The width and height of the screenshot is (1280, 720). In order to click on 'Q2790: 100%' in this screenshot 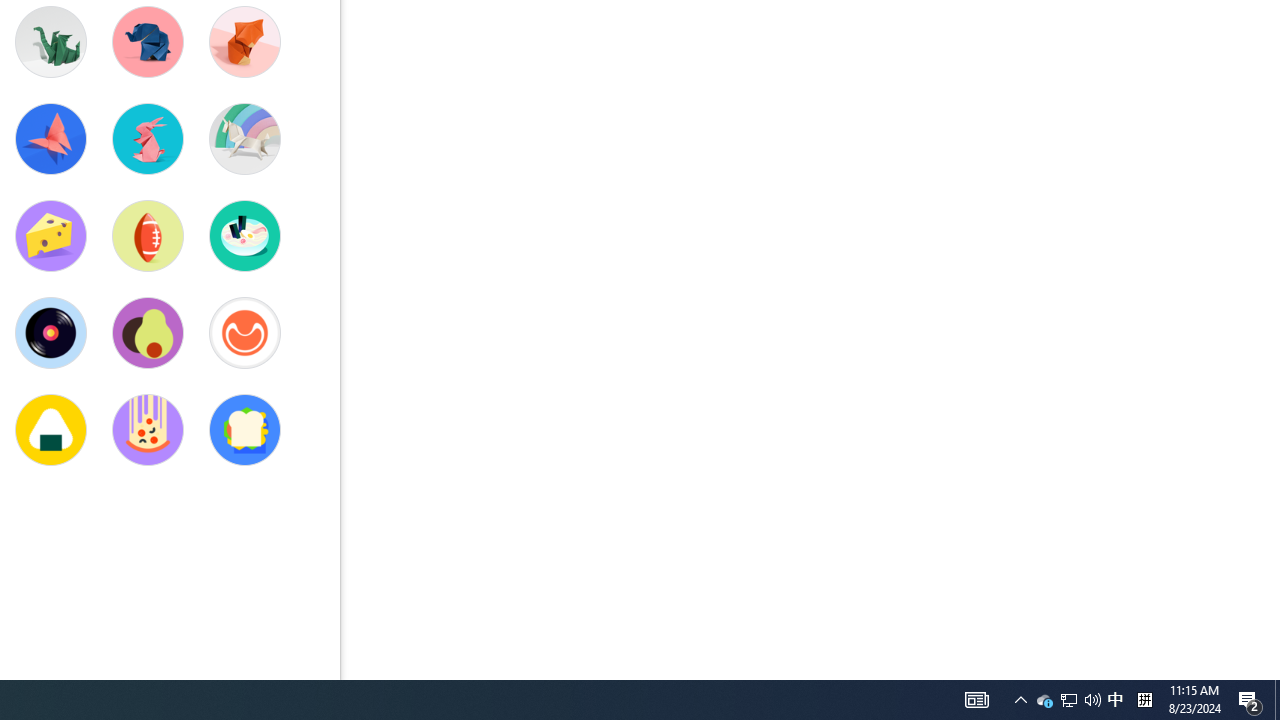, I will do `click(1044, 698)`.